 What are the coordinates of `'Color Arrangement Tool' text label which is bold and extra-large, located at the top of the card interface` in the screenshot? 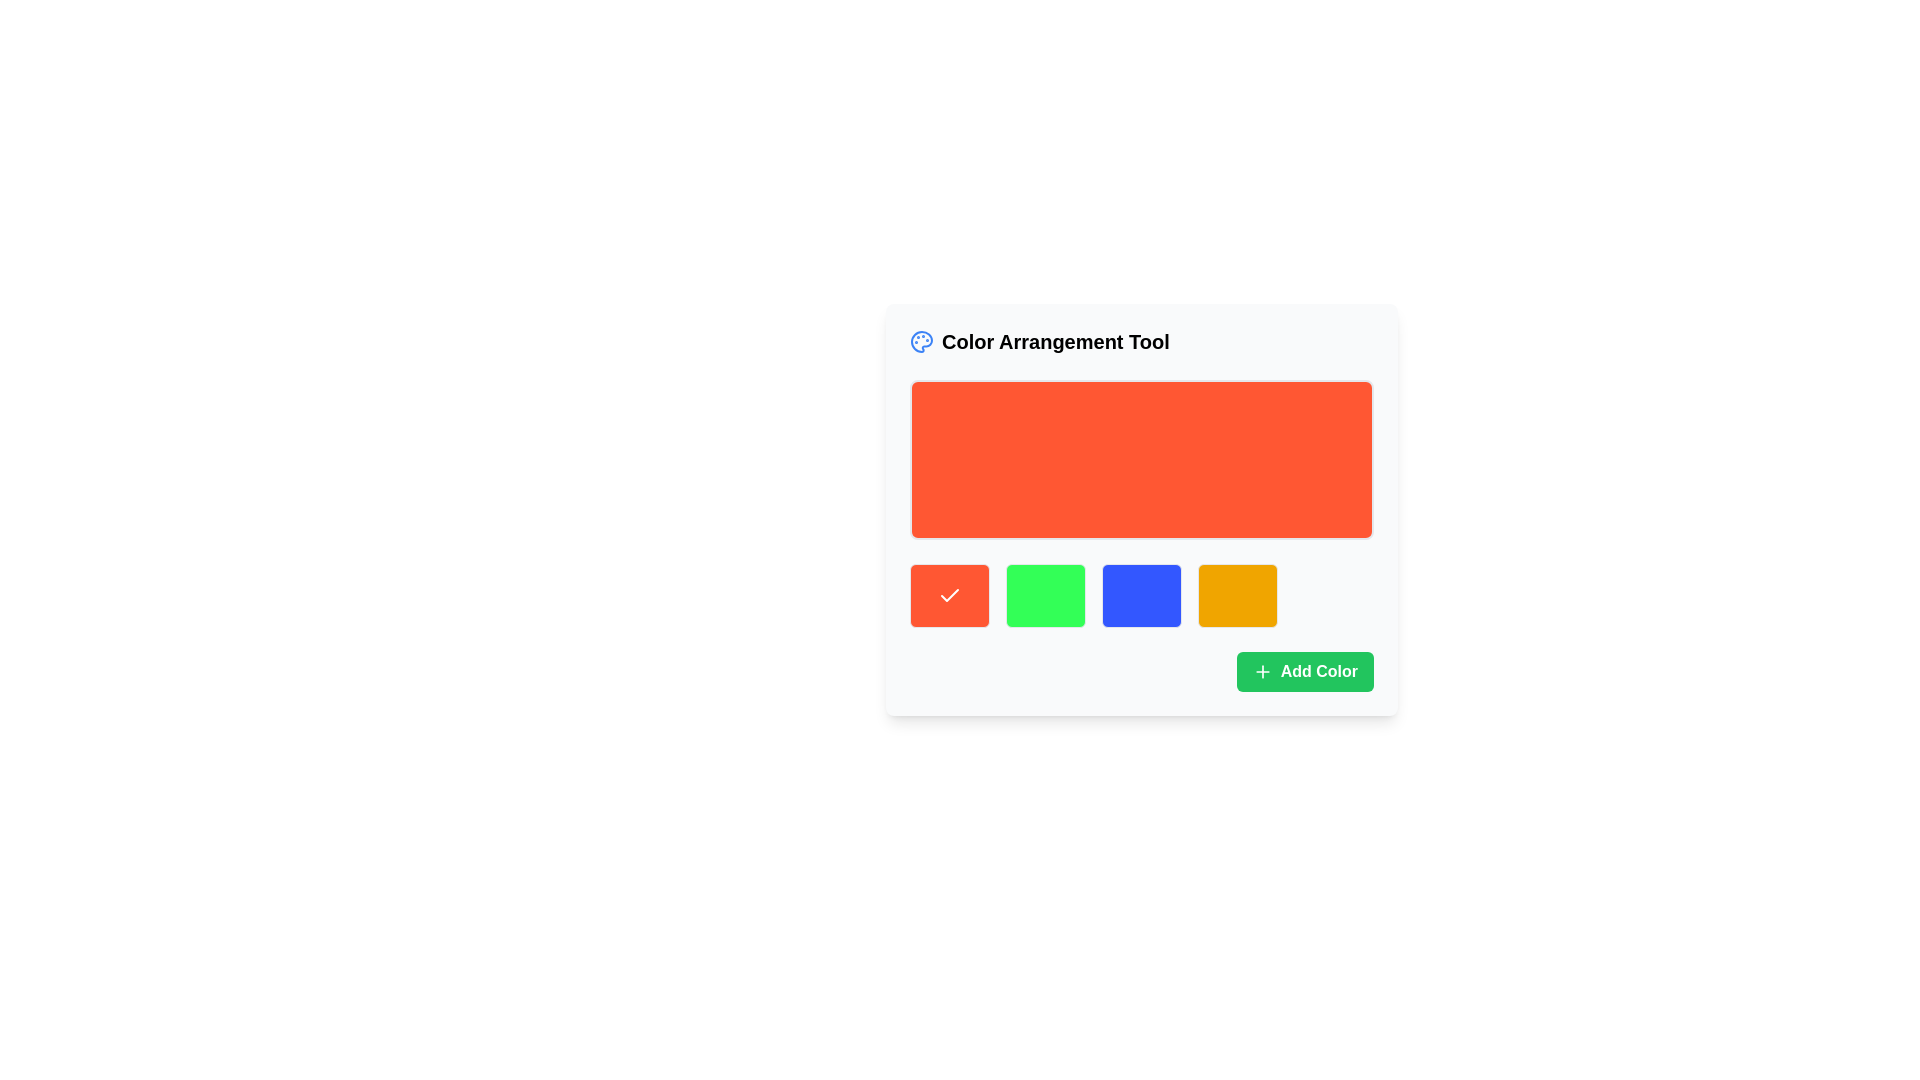 It's located at (1039, 341).